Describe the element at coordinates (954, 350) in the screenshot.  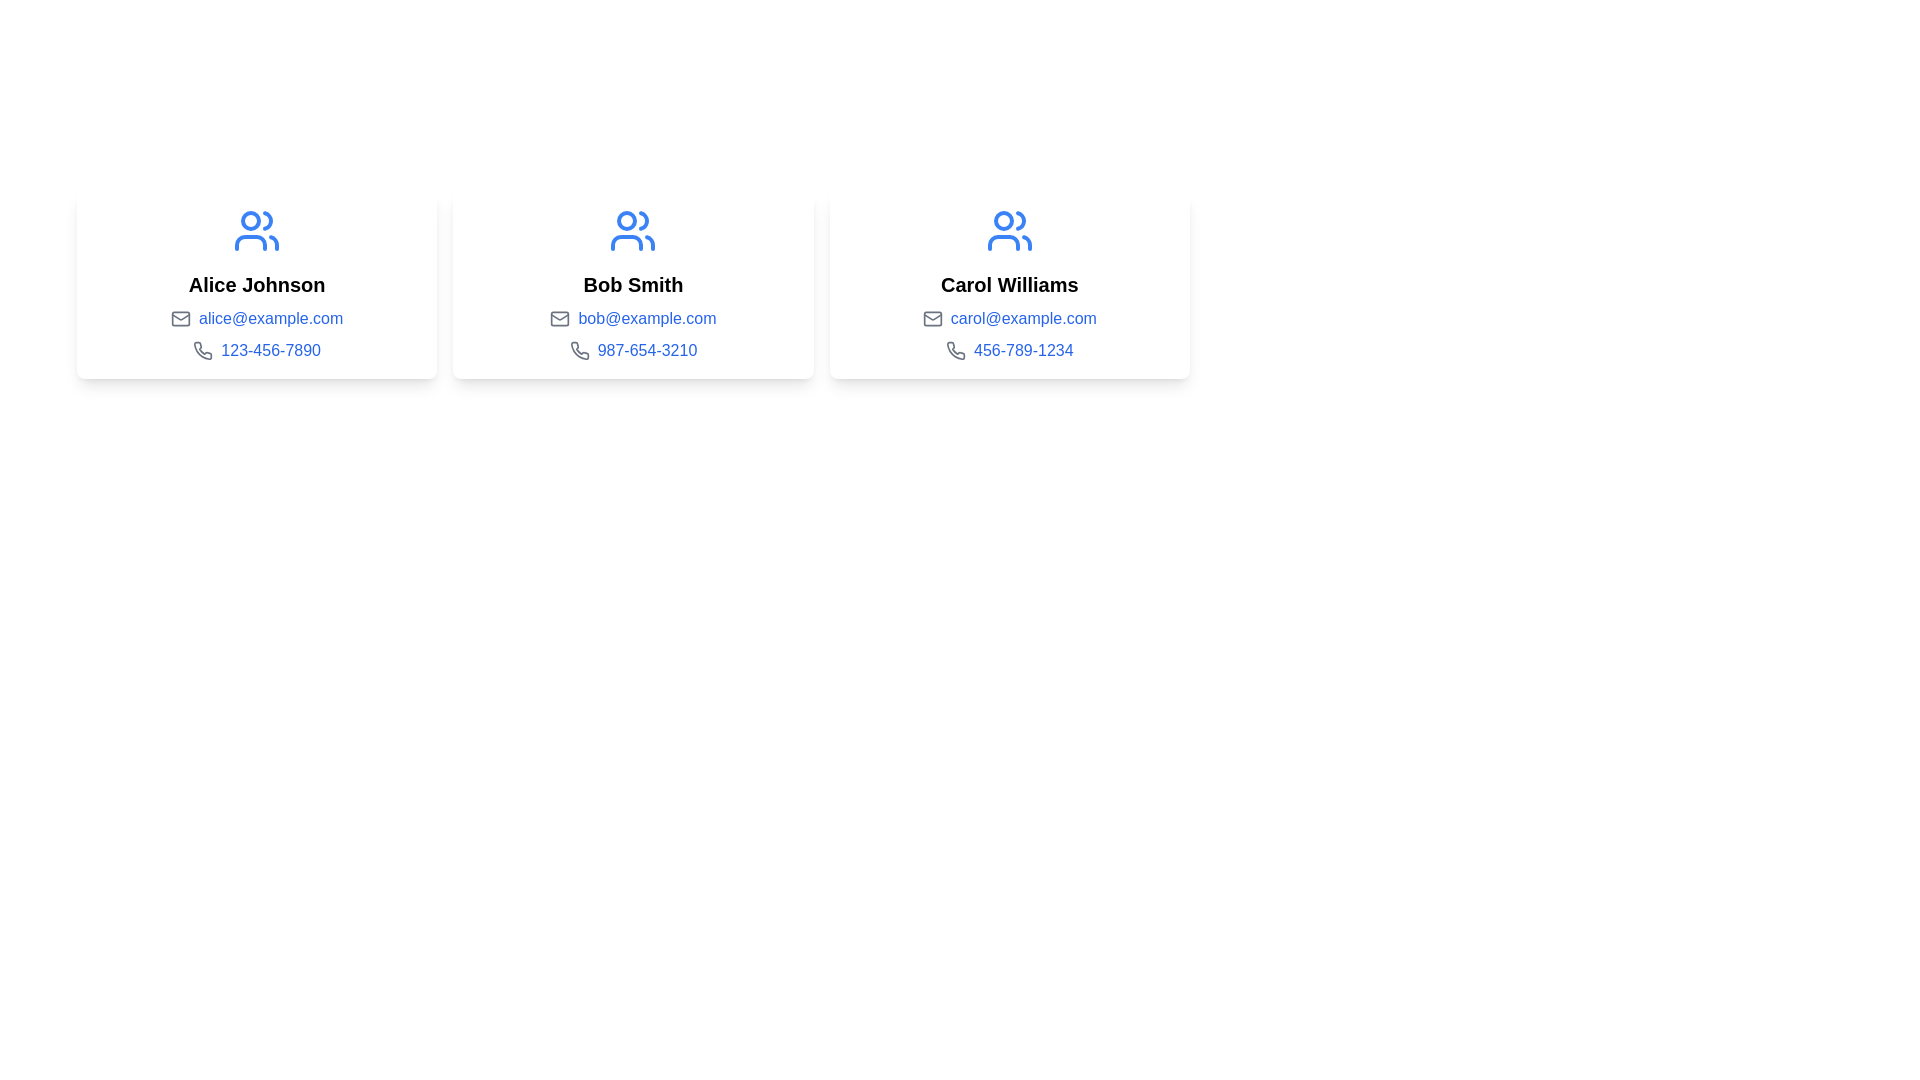
I see `the phone icon next to the phone number '456-789-1234' associated with 'Carol Williams' for additional information` at that location.